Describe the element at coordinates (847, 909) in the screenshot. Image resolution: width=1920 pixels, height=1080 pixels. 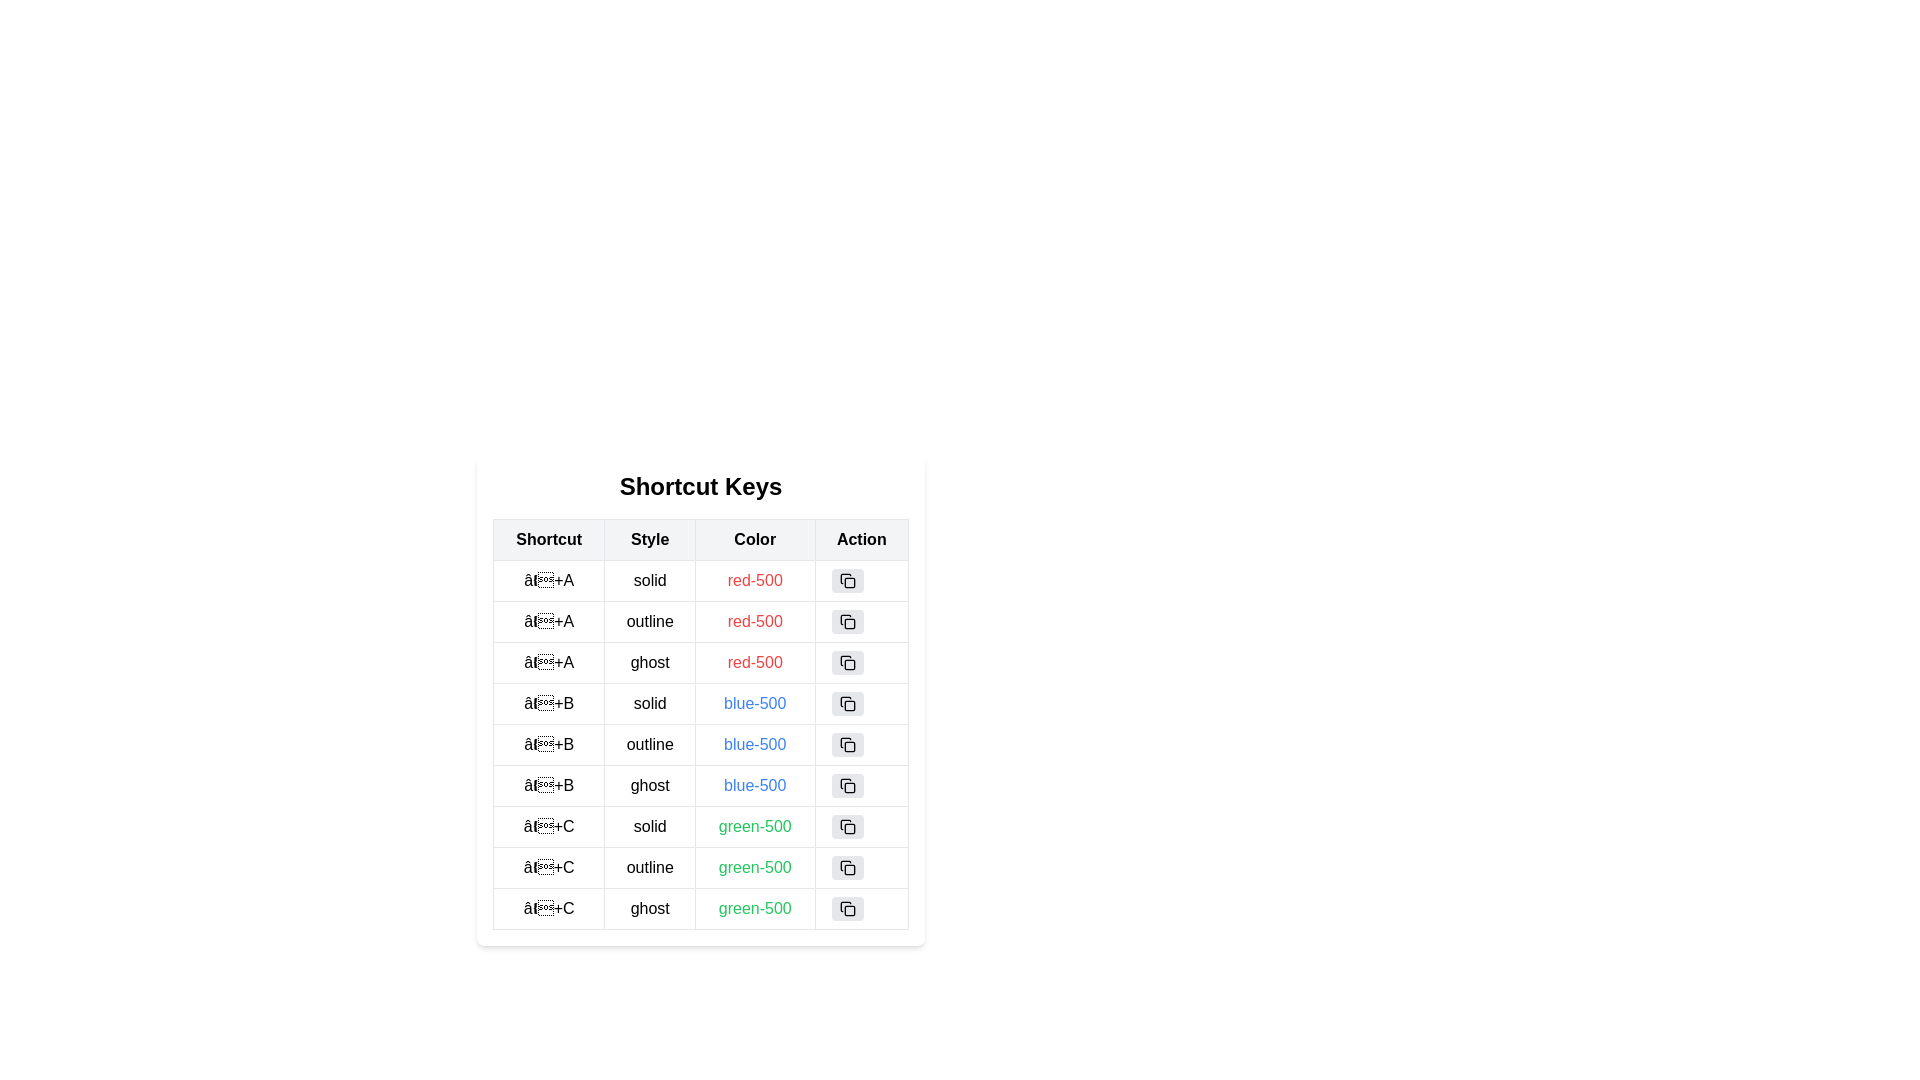
I see `the button located at the bottom-right corner of the last row in the 'Action' column of the table to copy the associated information` at that location.